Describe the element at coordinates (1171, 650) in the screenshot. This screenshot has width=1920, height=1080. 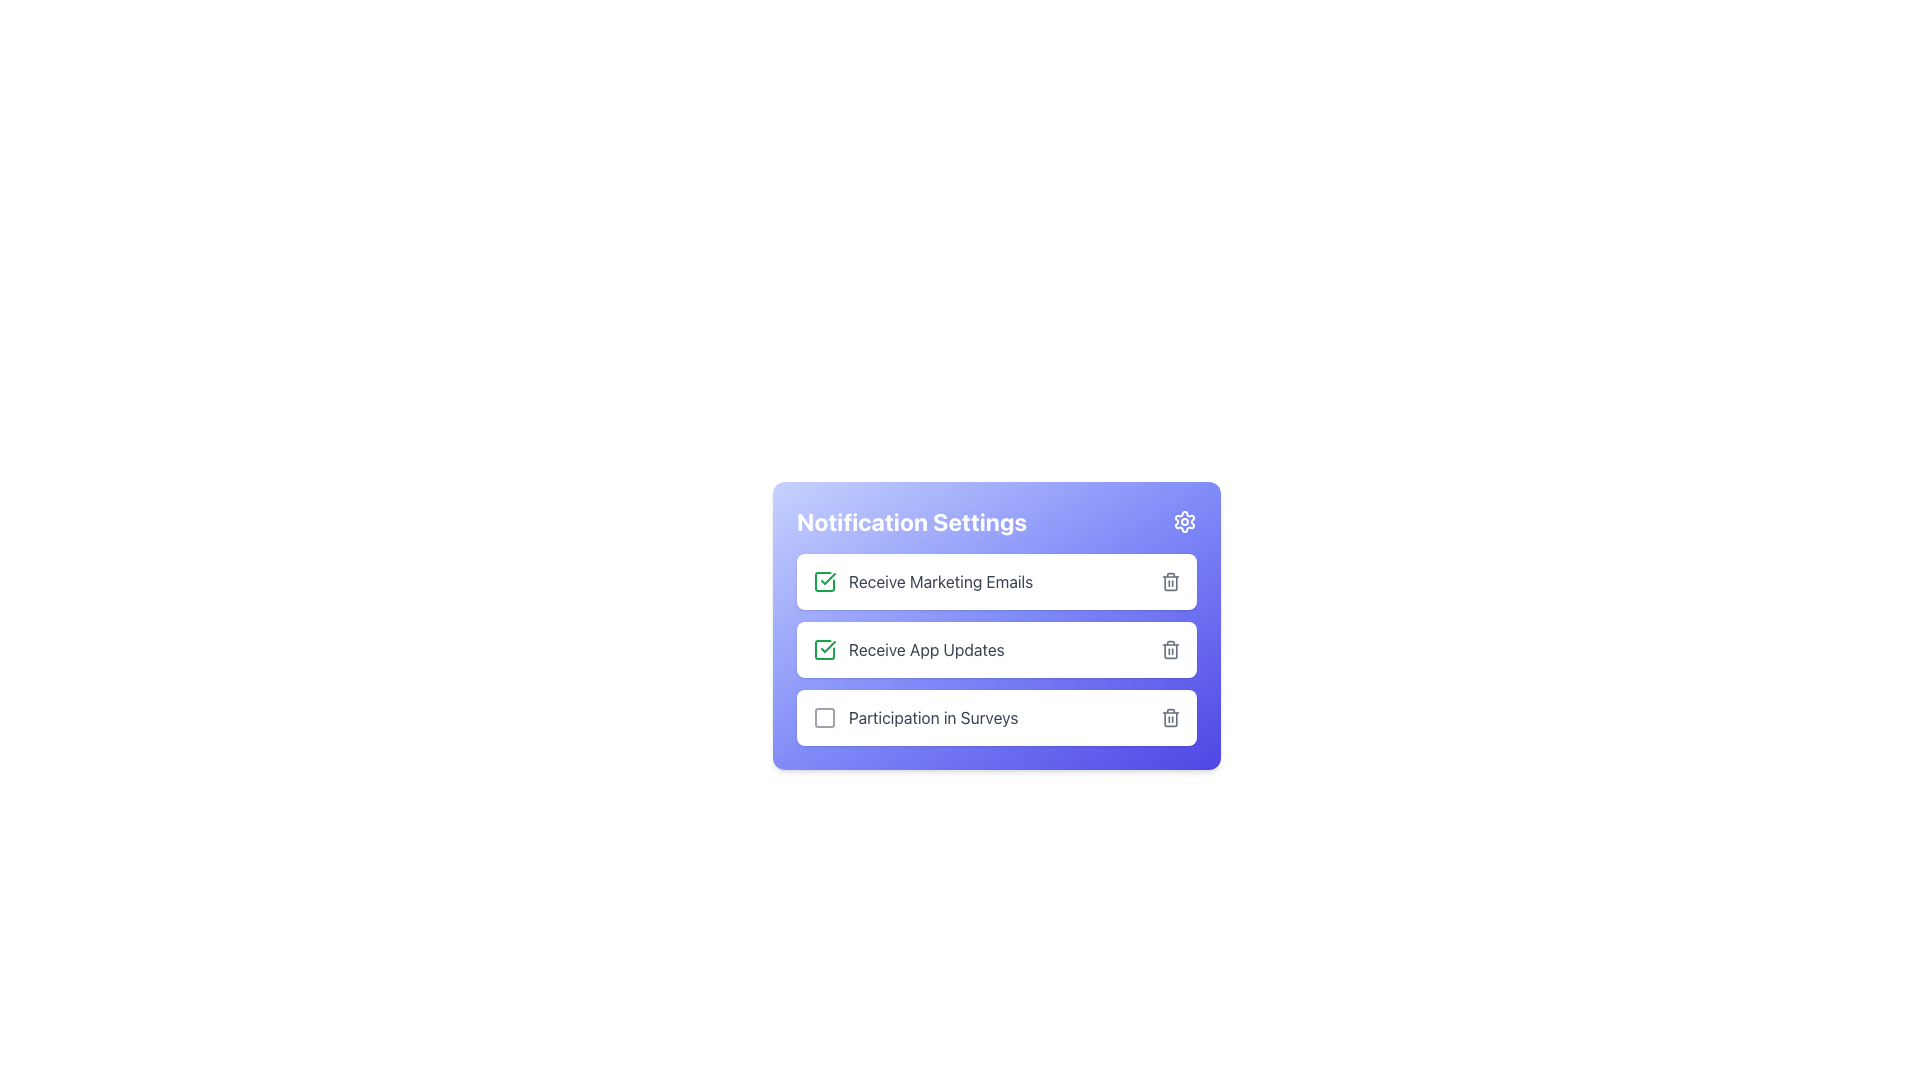
I see `the gray trash icon button styled as a delete button, located in the right part of the 'Receive App Updates' row` at that location.